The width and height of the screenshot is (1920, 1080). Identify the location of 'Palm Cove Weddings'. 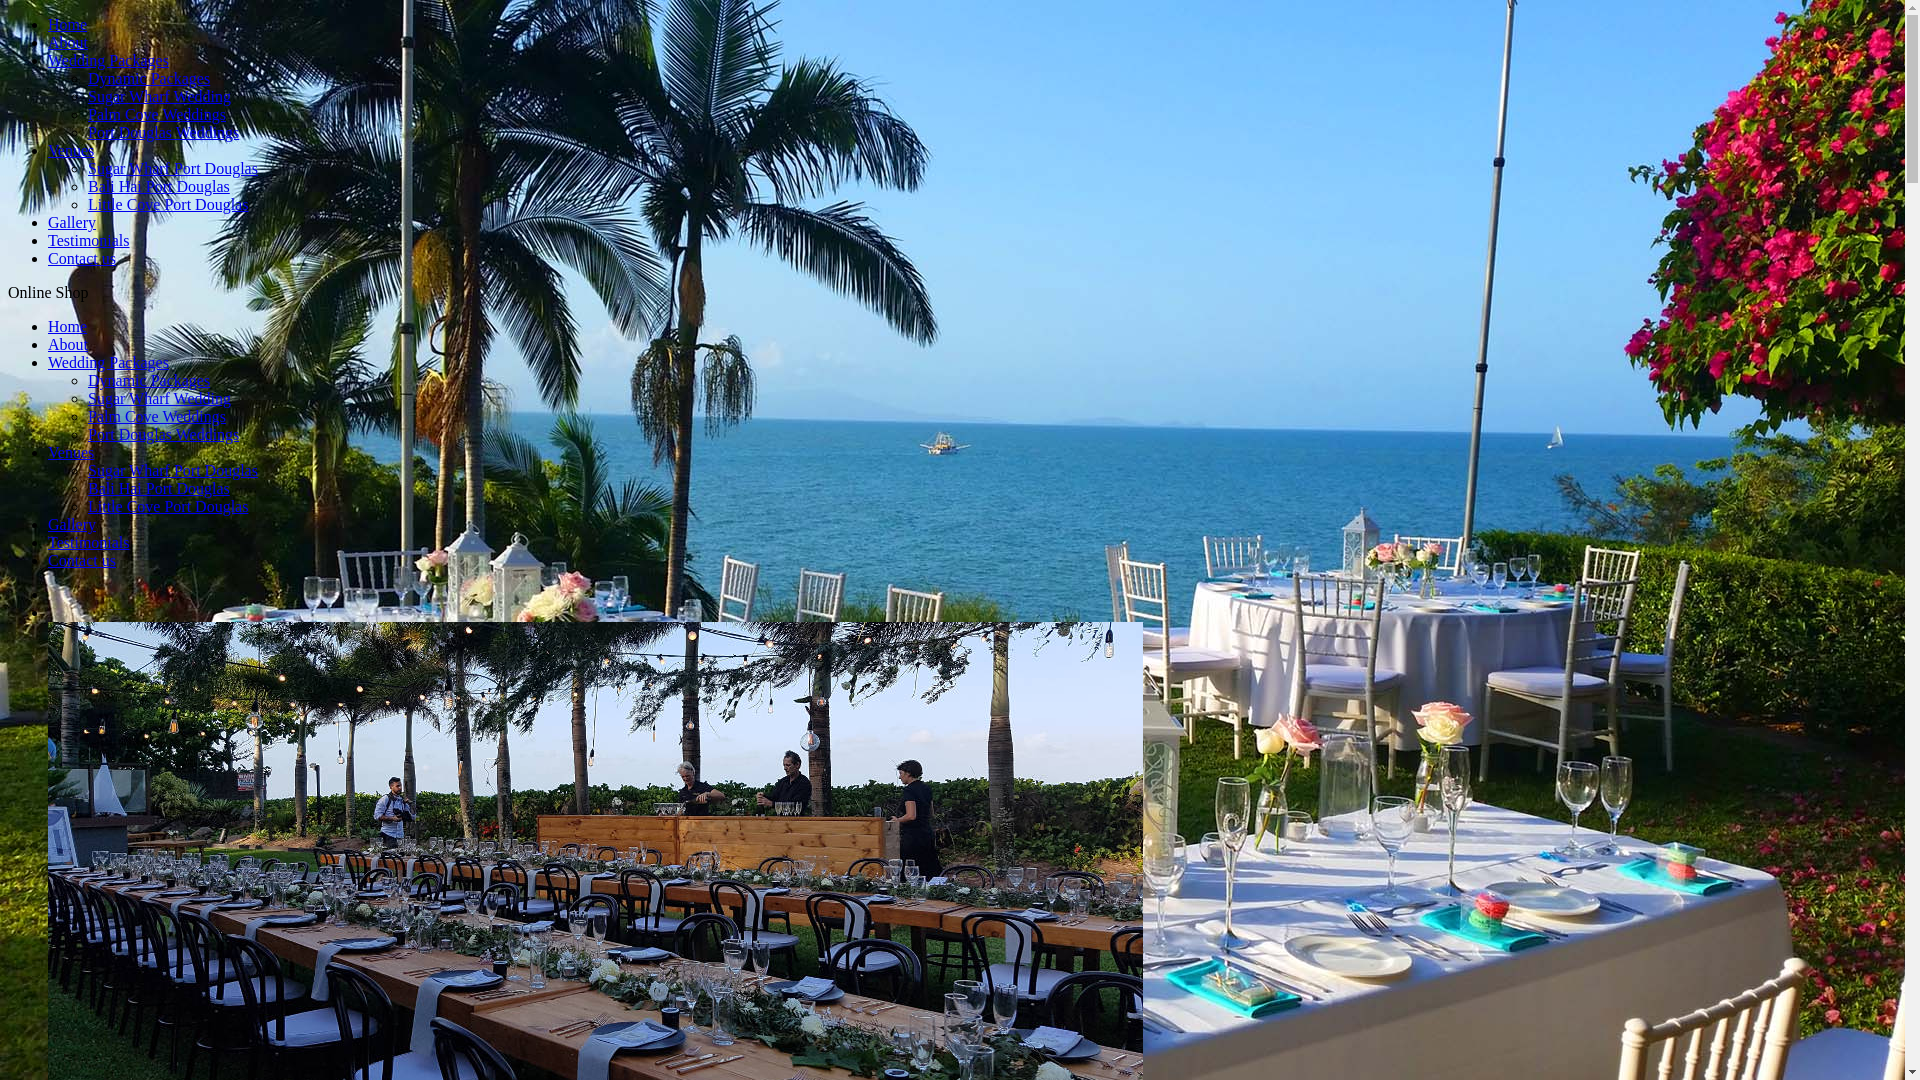
(156, 114).